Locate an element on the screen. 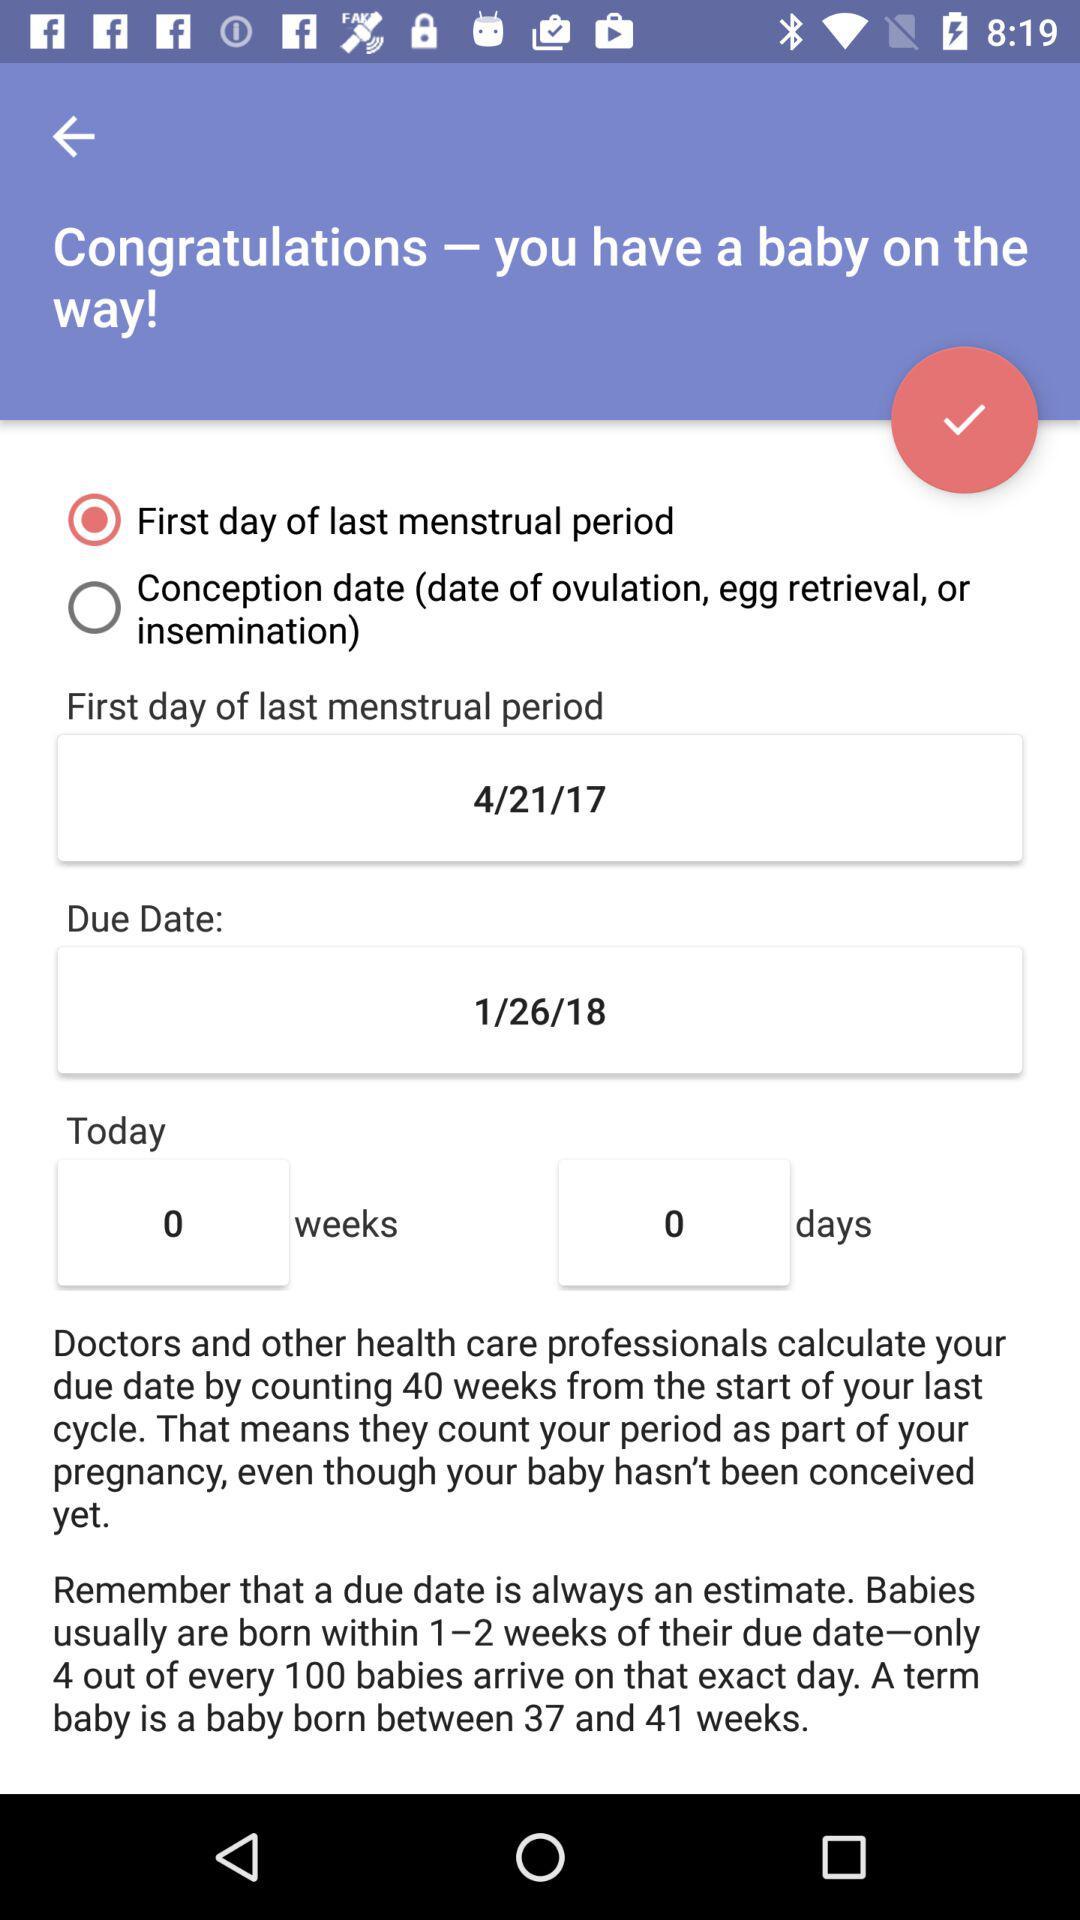  icon above the conception date date item is located at coordinates (963, 419).